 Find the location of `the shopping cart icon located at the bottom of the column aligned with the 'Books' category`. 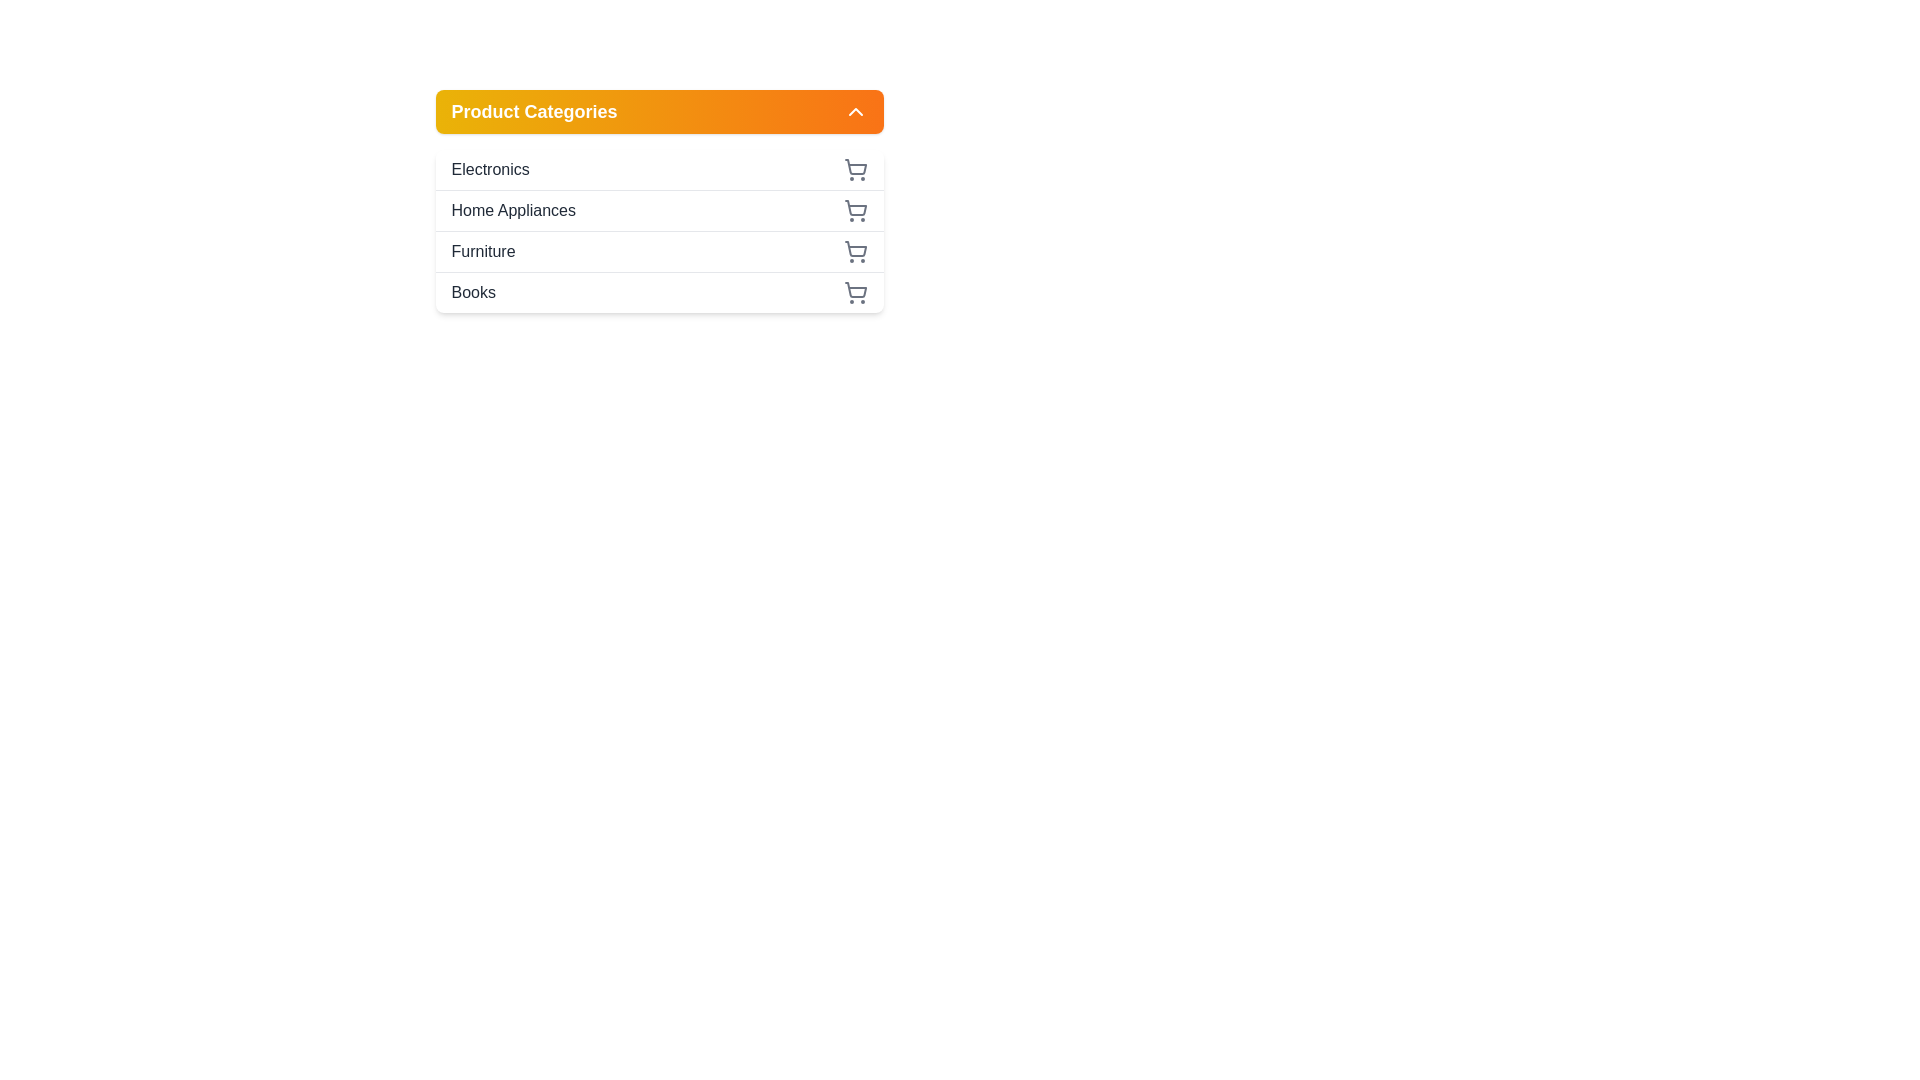

the shopping cart icon located at the bottom of the column aligned with the 'Books' category is located at coordinates (855, 290).